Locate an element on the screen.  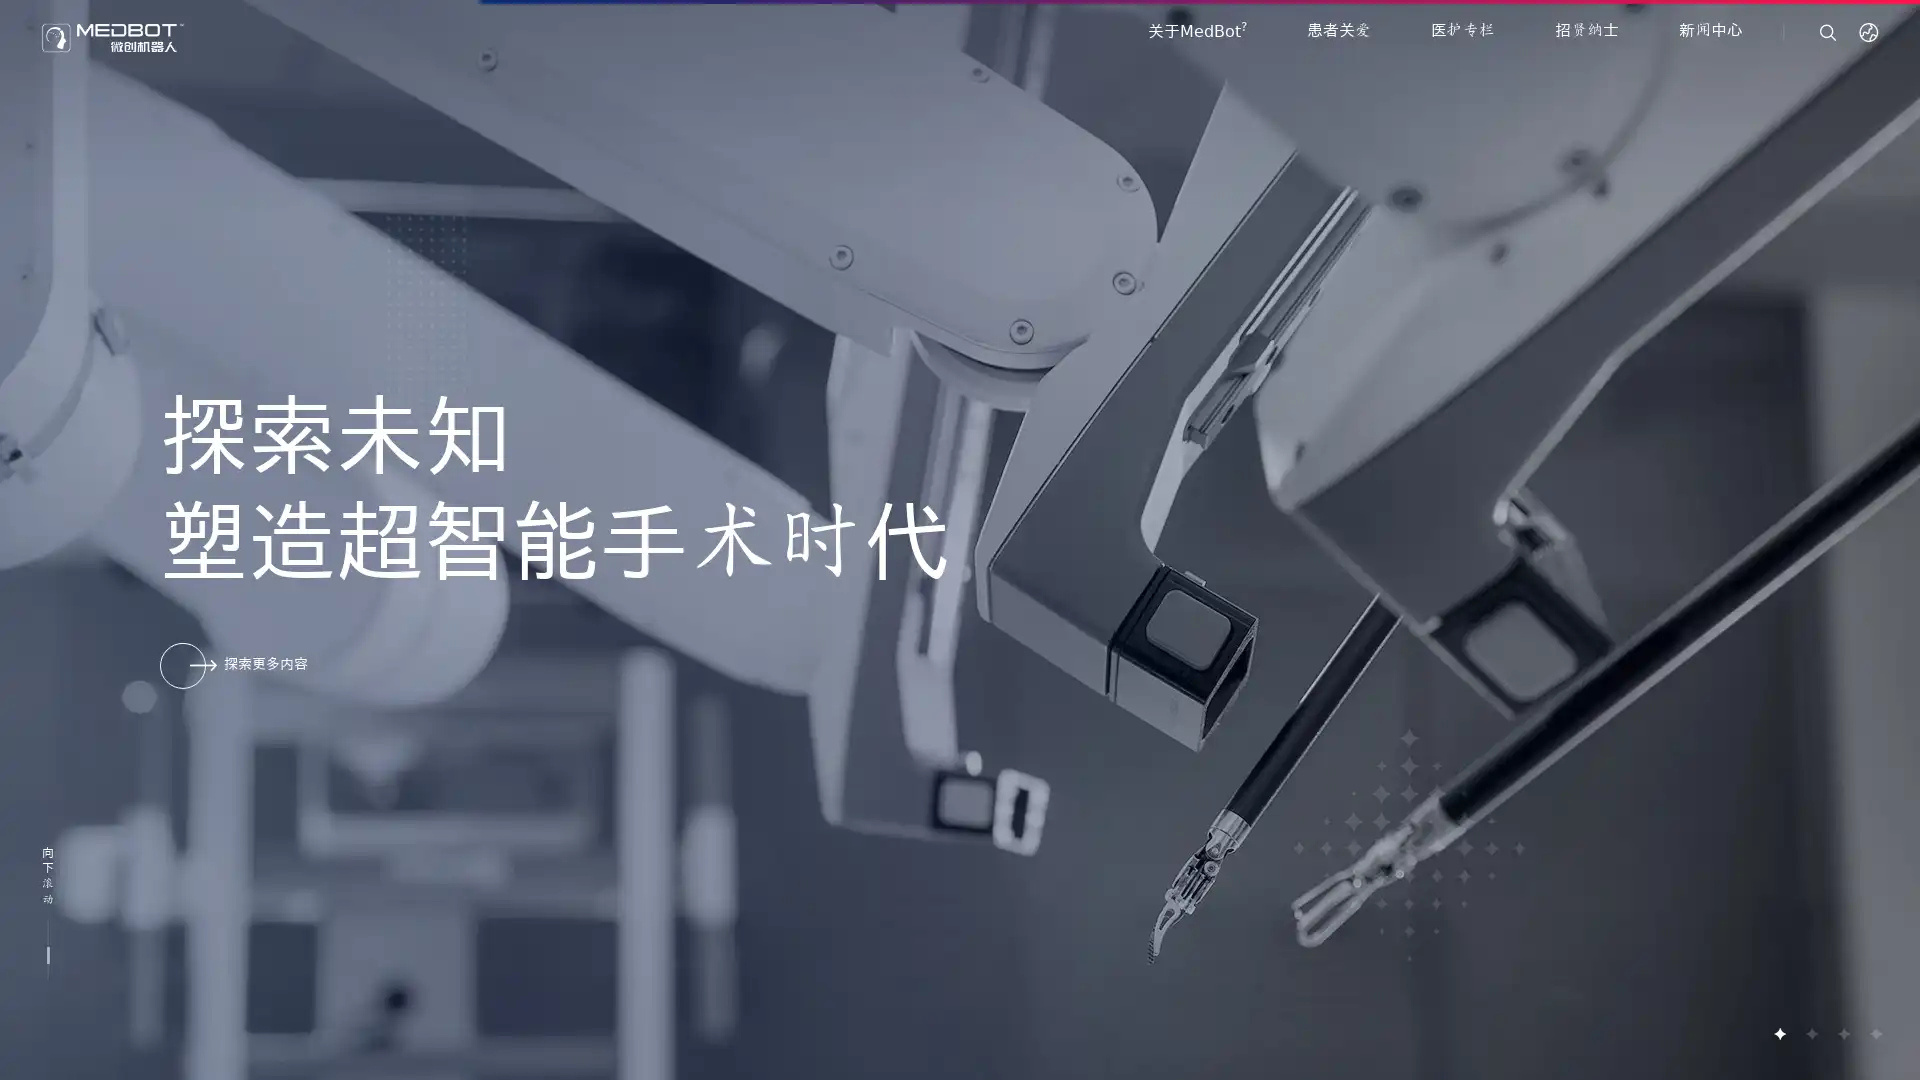
Go to slide 3 is located at coordinates (1842, 1033).